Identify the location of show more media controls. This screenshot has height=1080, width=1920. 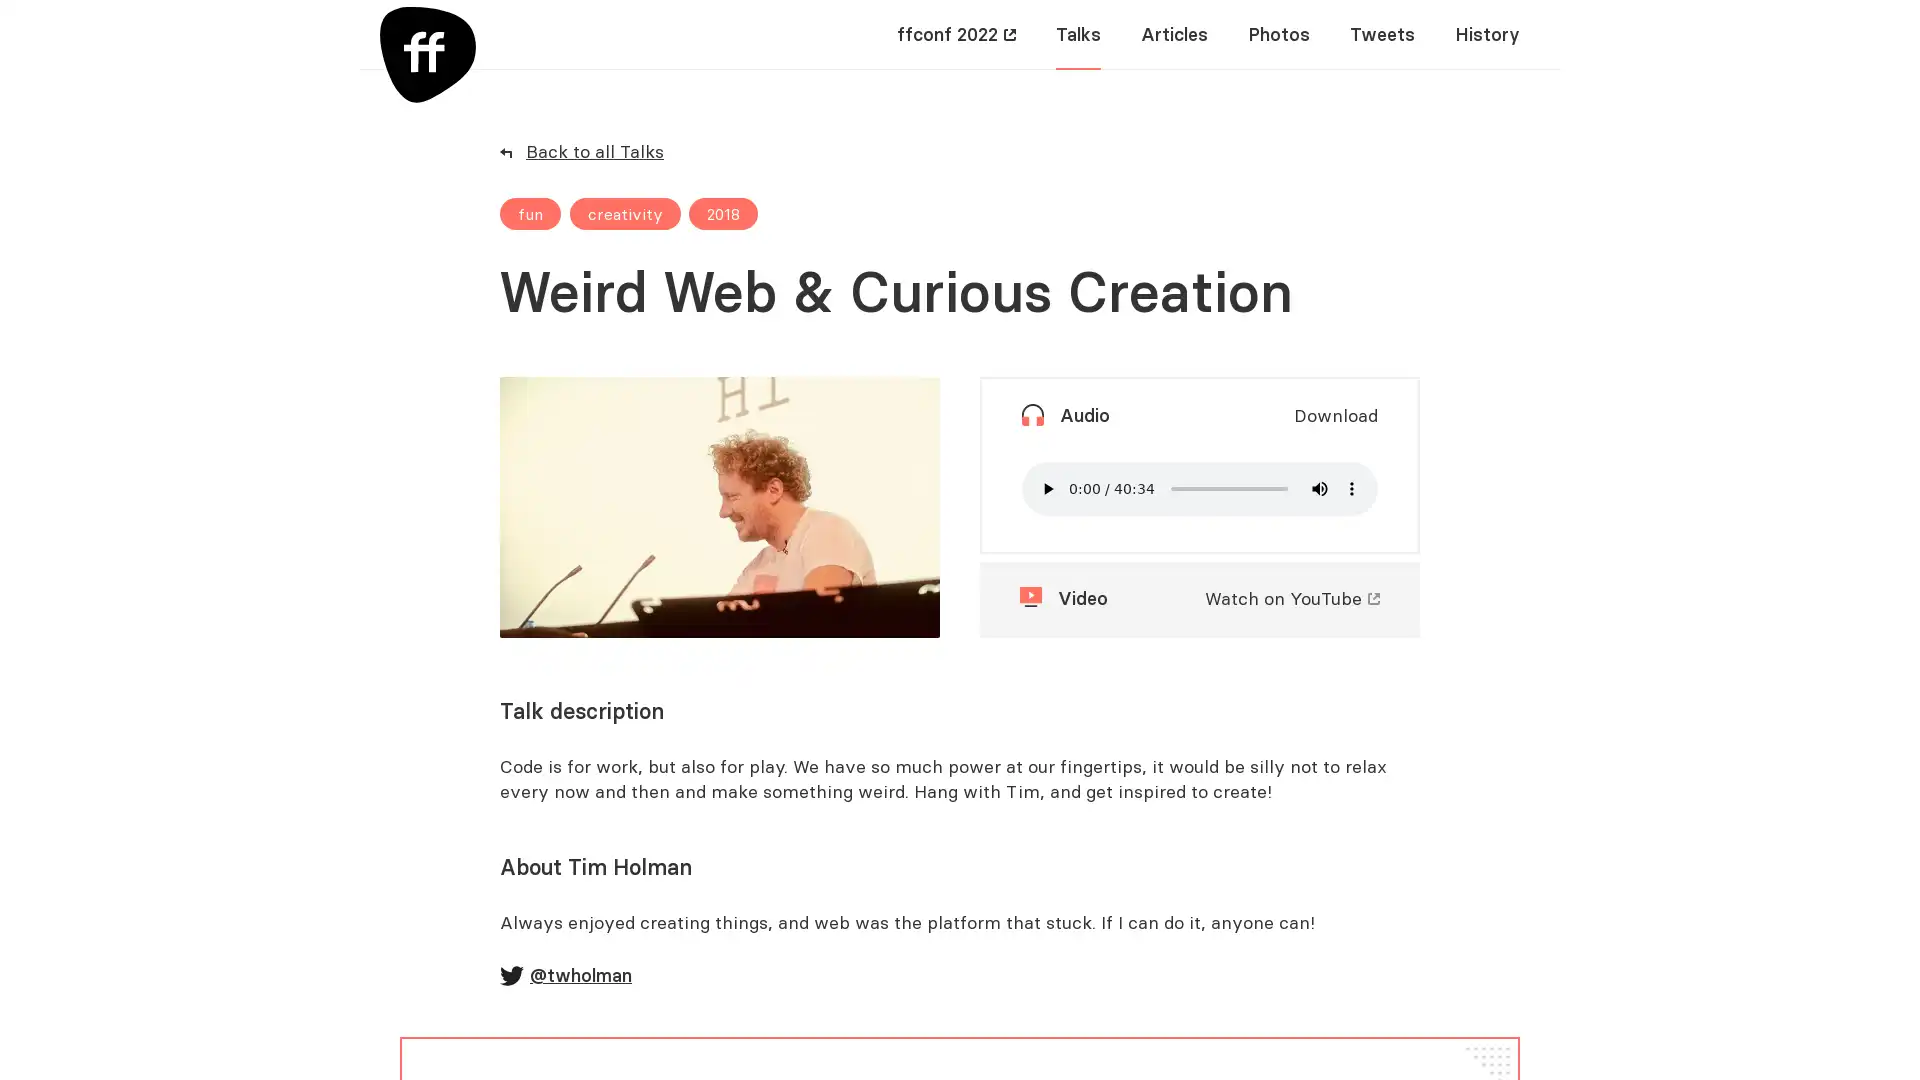
(1352, 489).